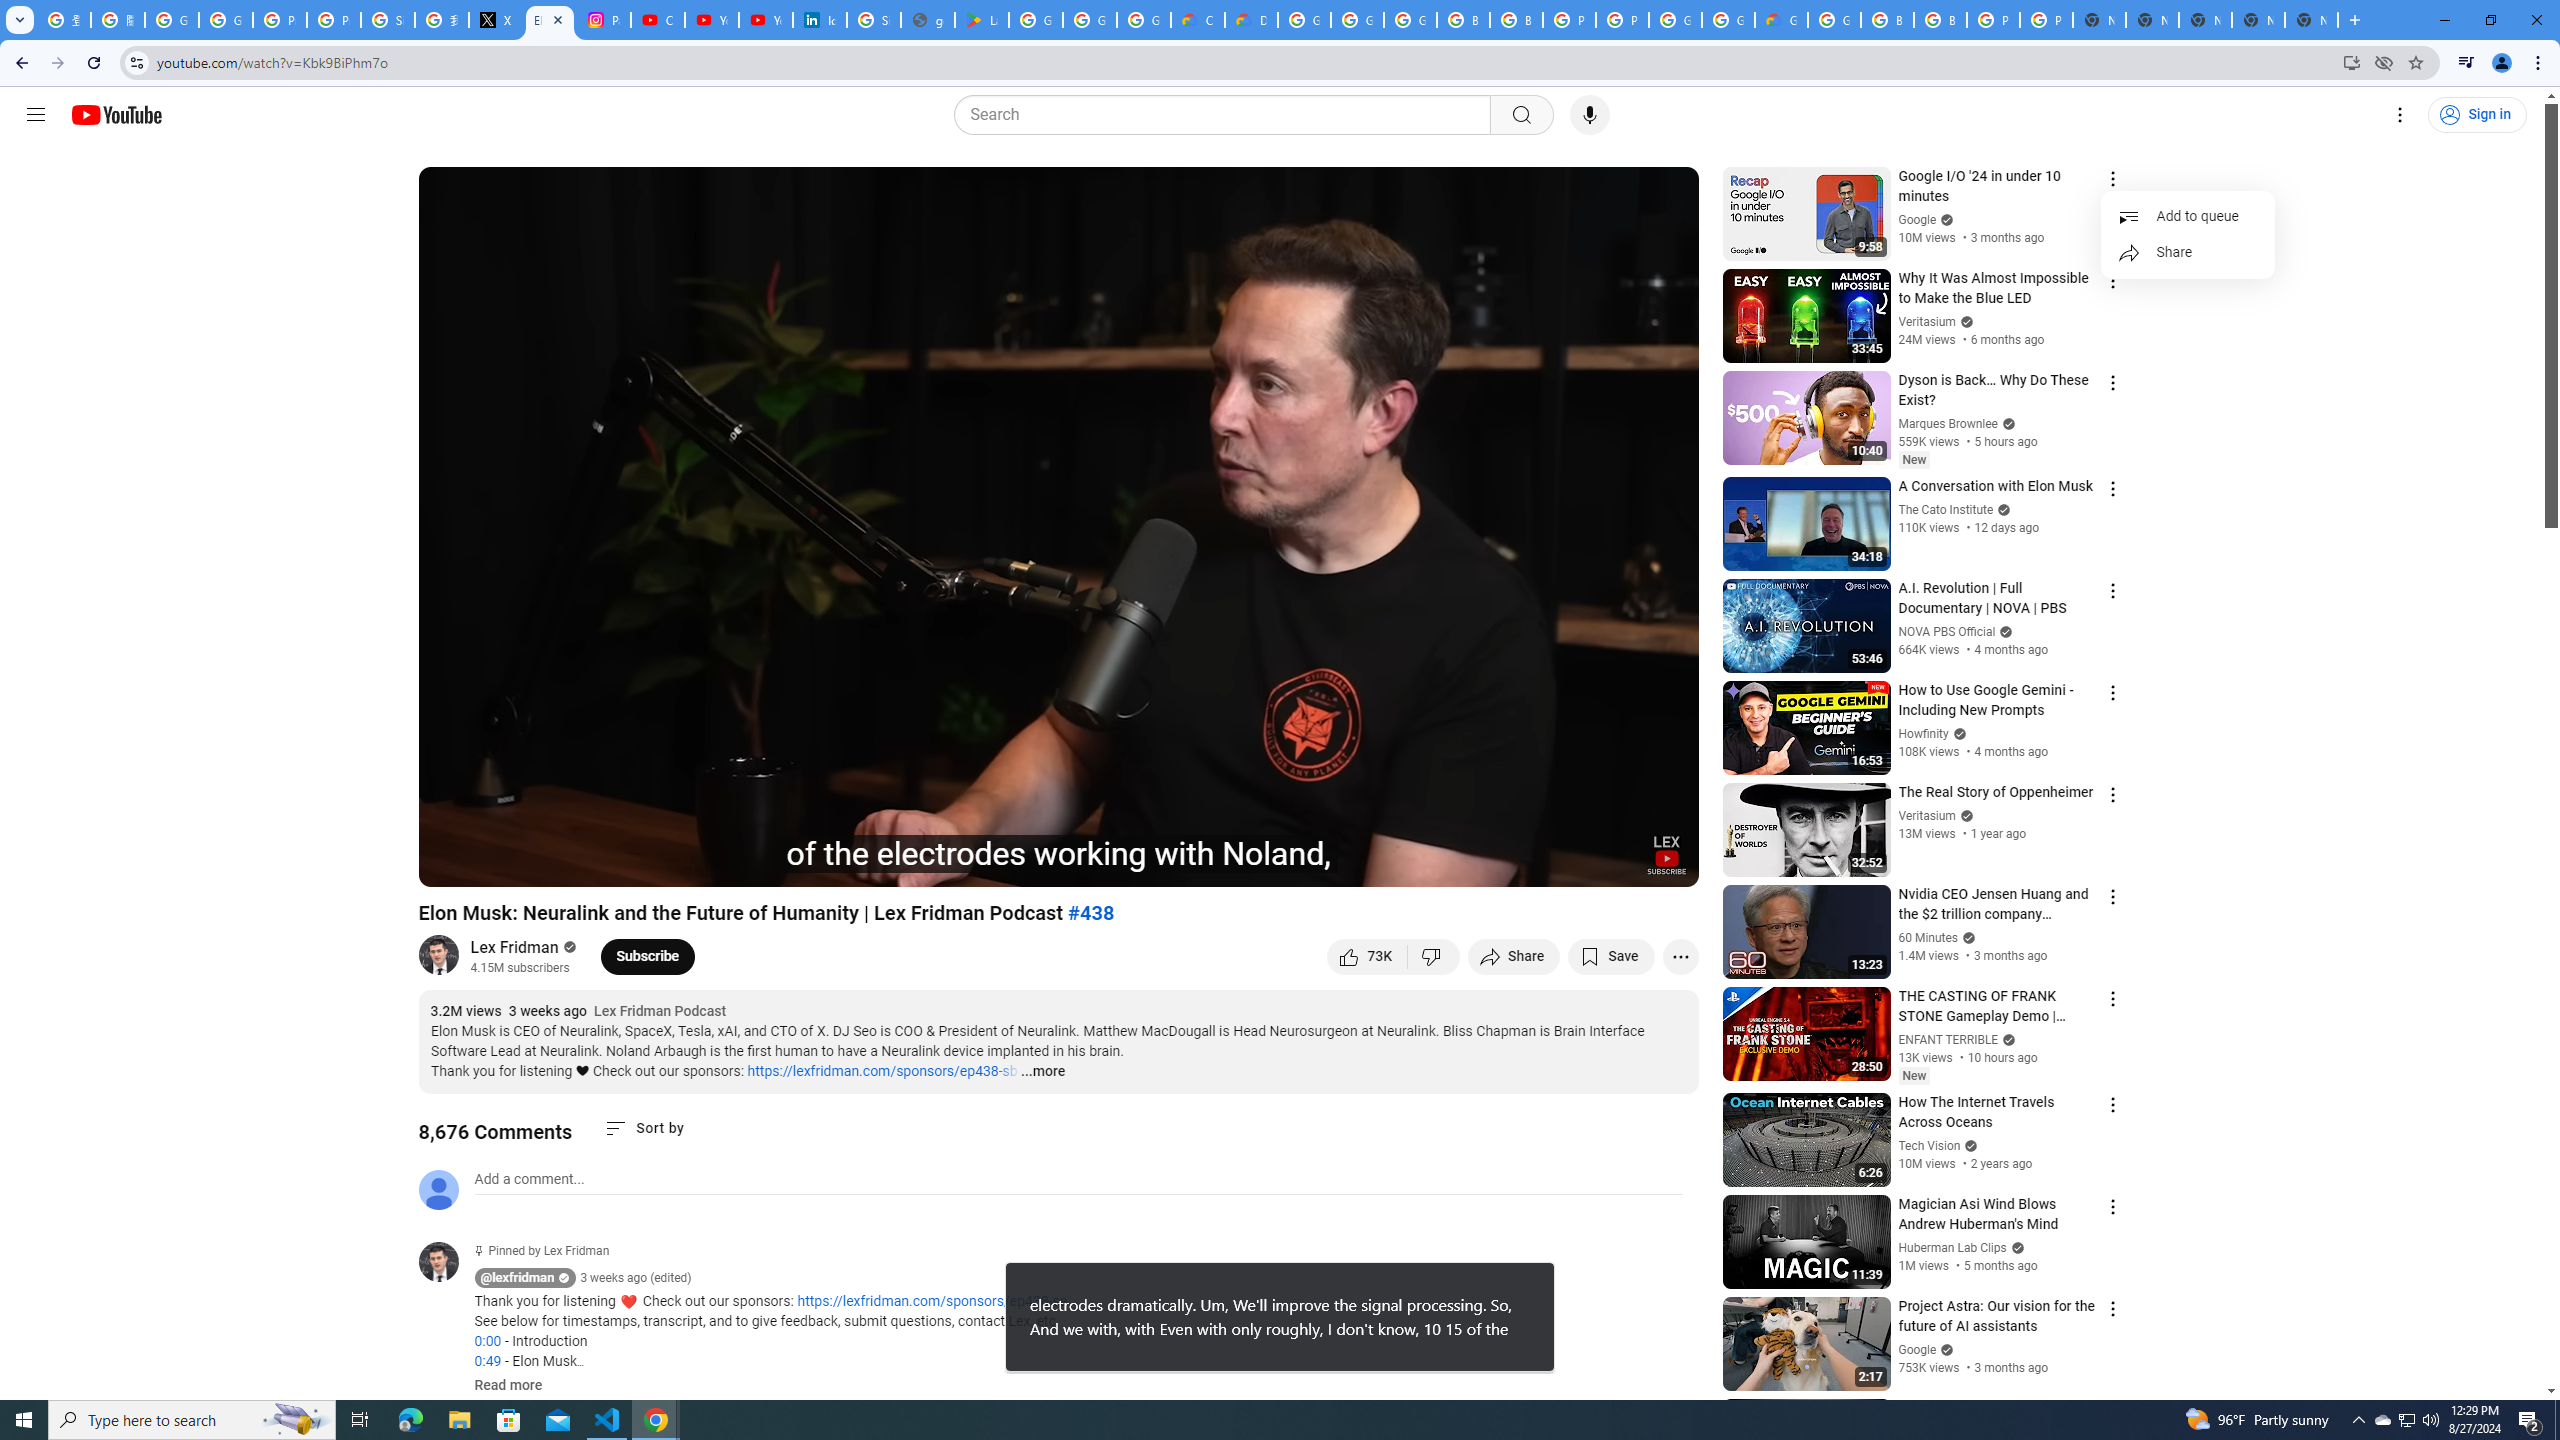 This screenshot has height=1440, width=2560. I want to click on '0:49', so click(486, 1360).